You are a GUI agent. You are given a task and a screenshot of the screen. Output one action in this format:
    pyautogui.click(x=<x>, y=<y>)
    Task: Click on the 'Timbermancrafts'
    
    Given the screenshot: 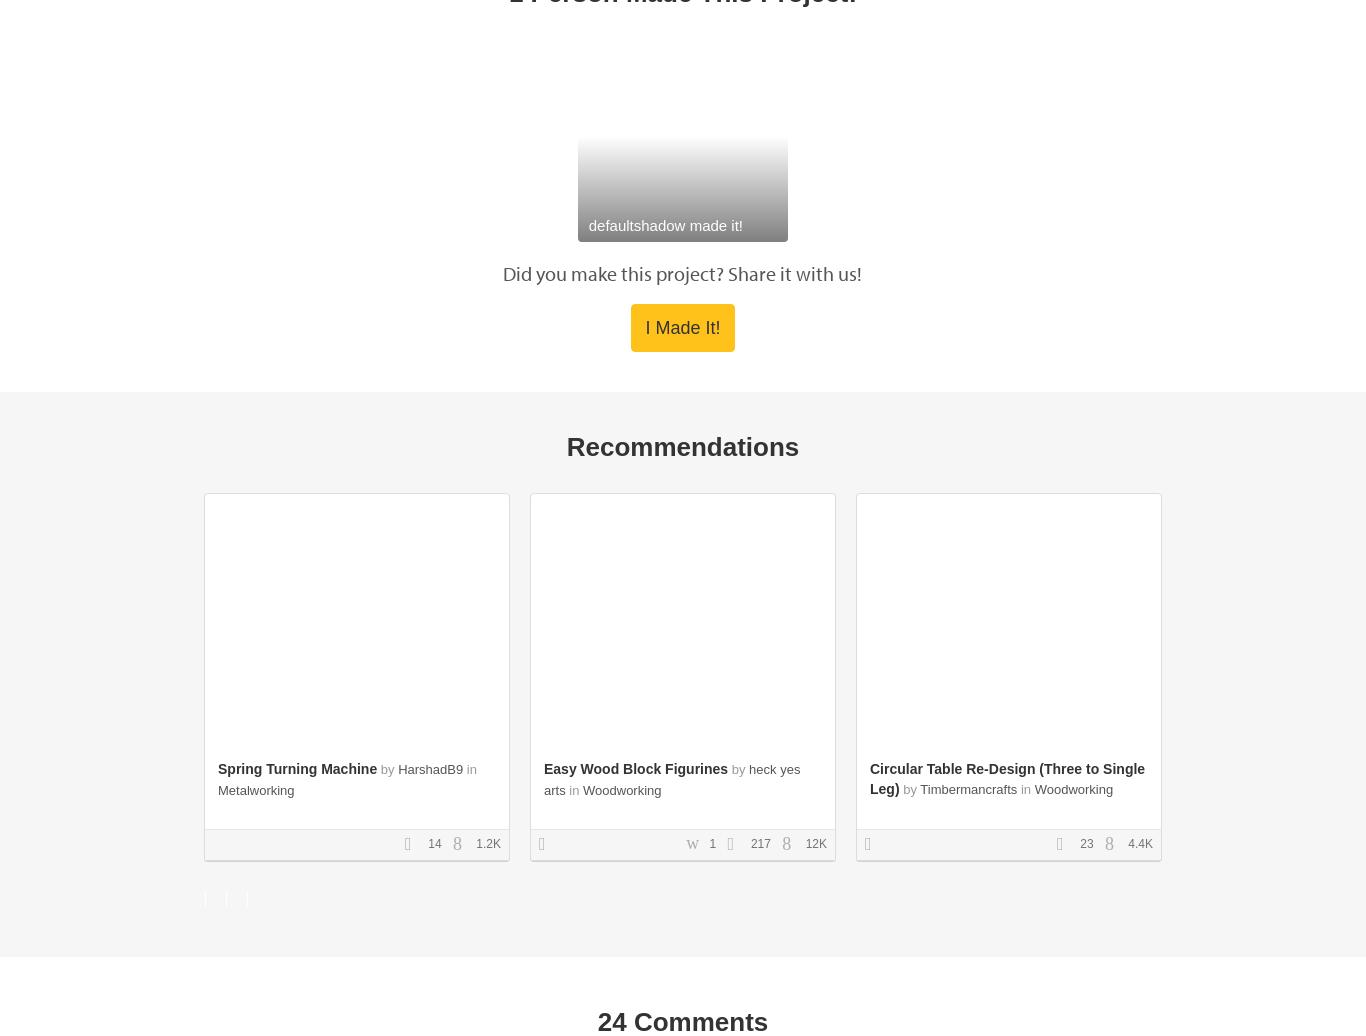 What is the action you would take?
    pyautogui.click(x=968, y=788)
    